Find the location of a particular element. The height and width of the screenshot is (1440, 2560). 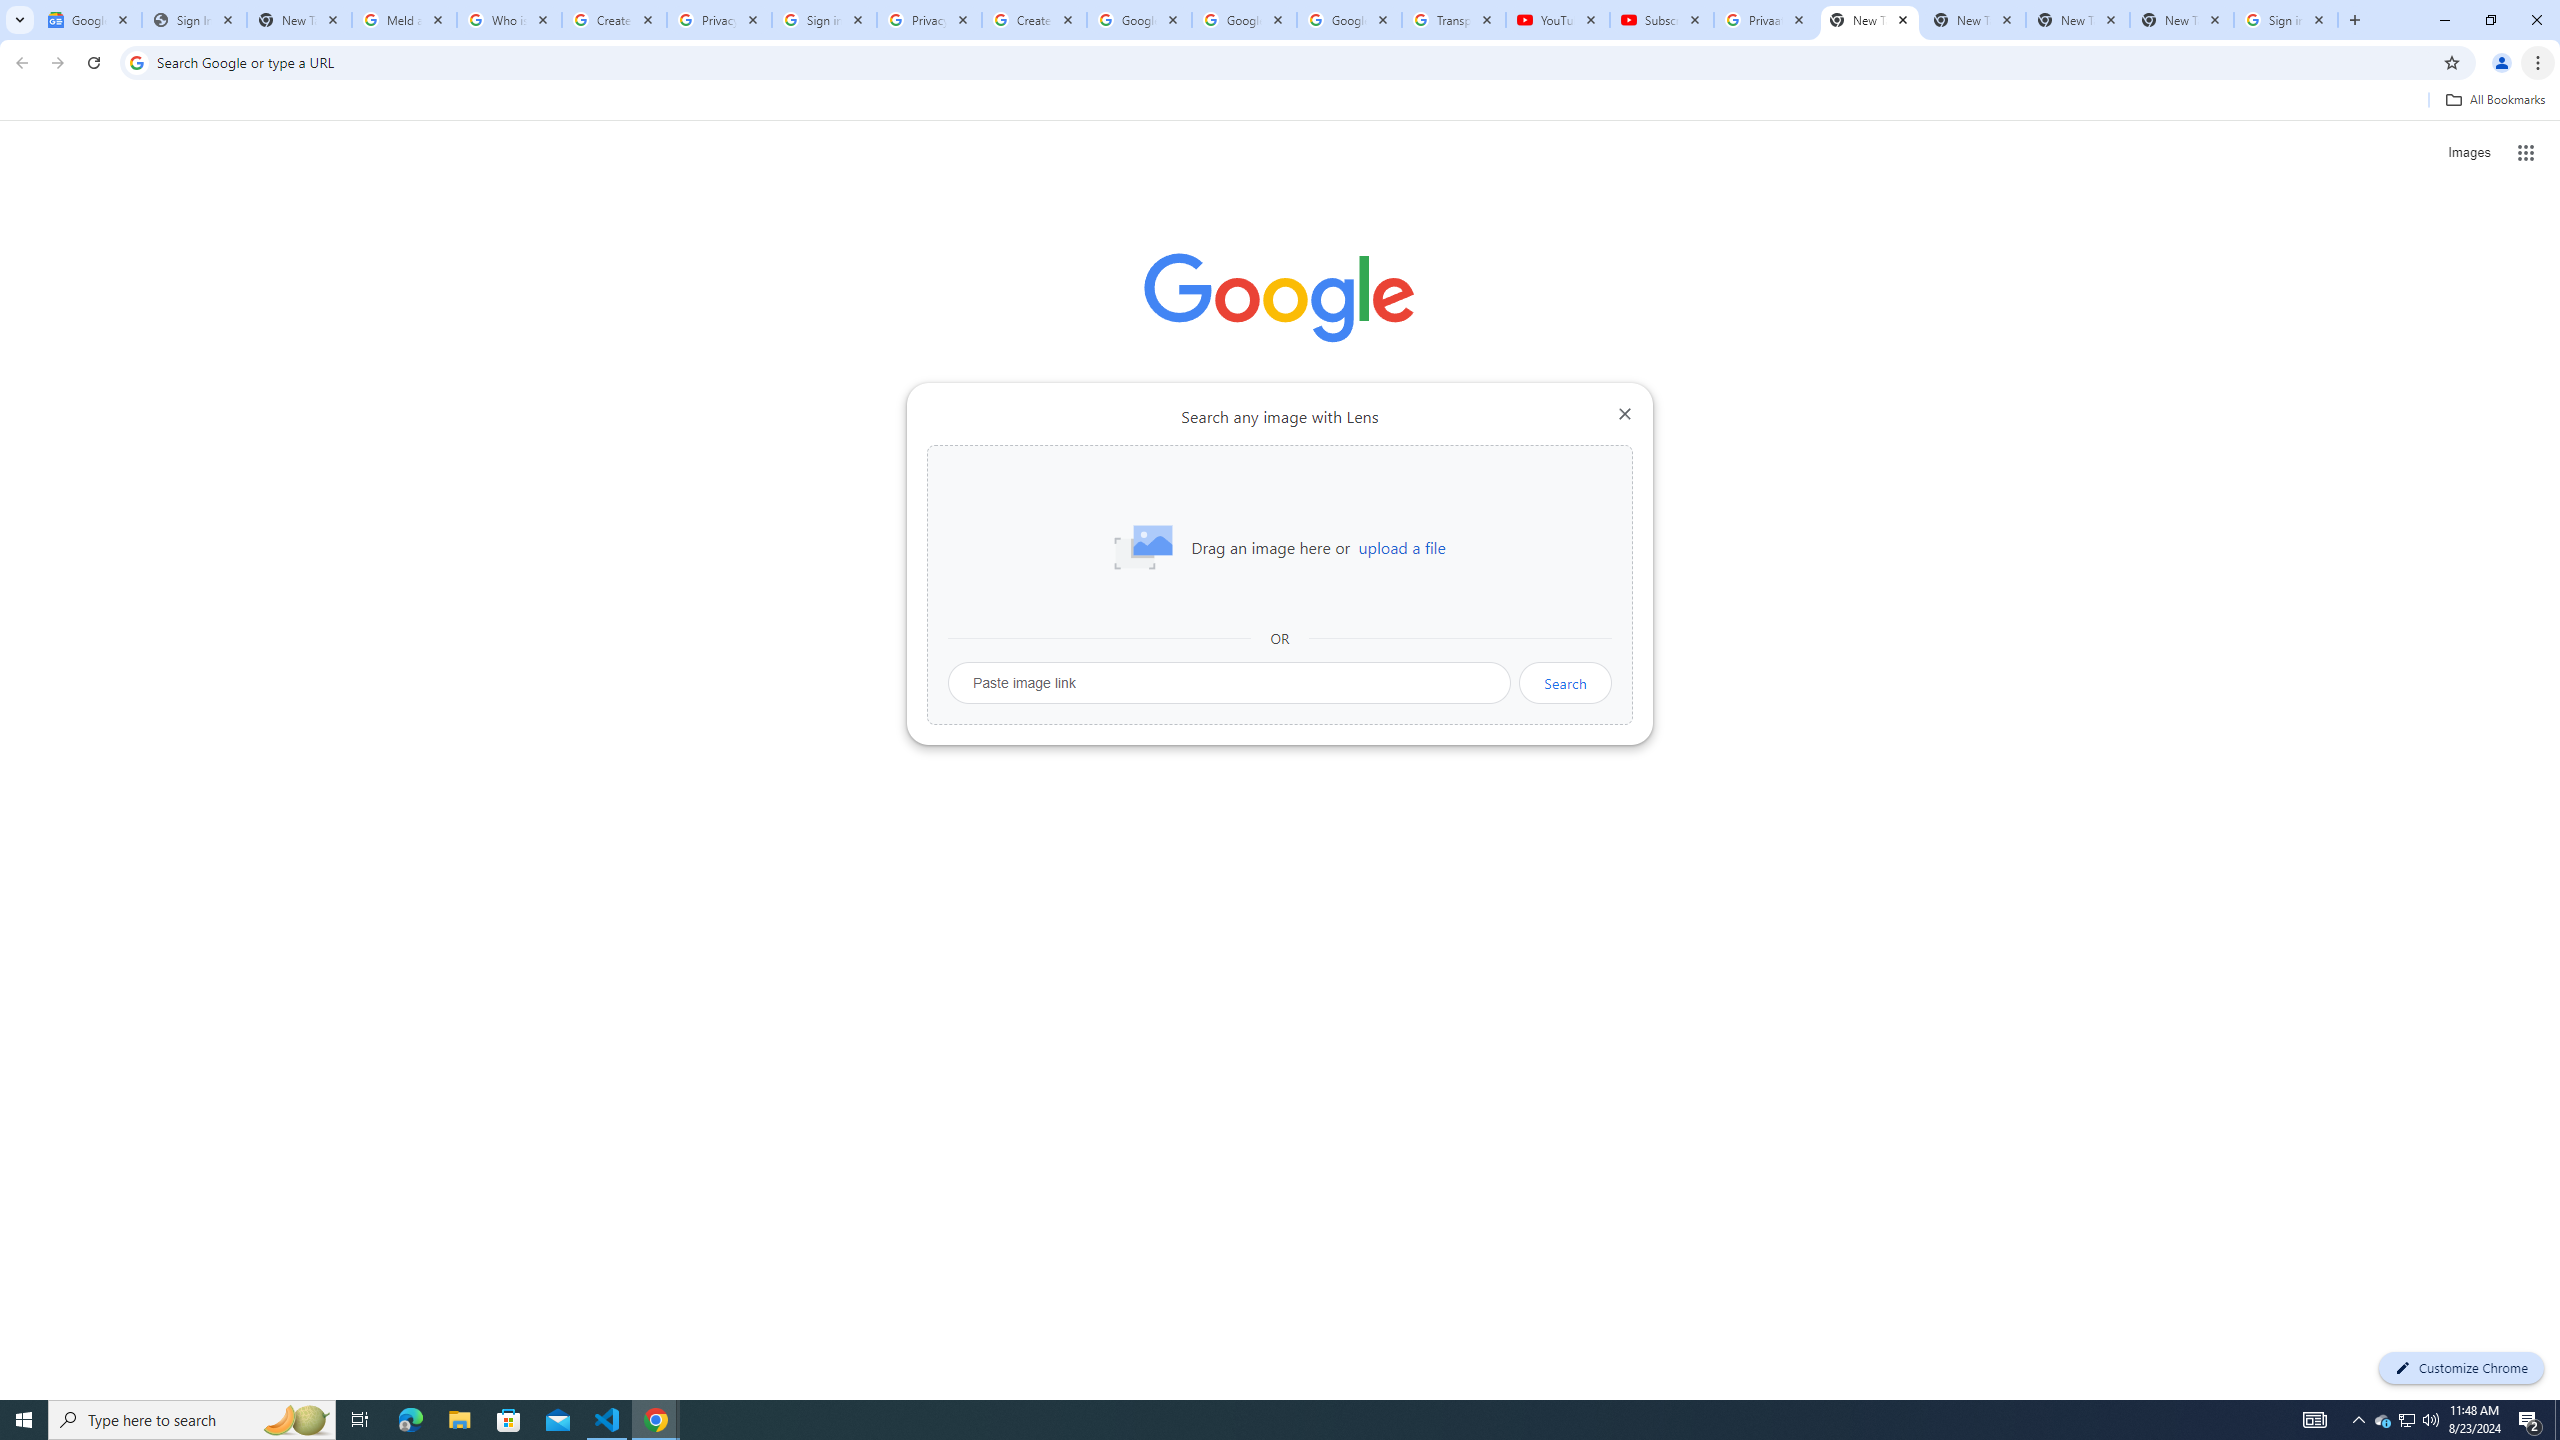

'Who is my administrator? - Google Account Help' is located at coordinates (509, 19).